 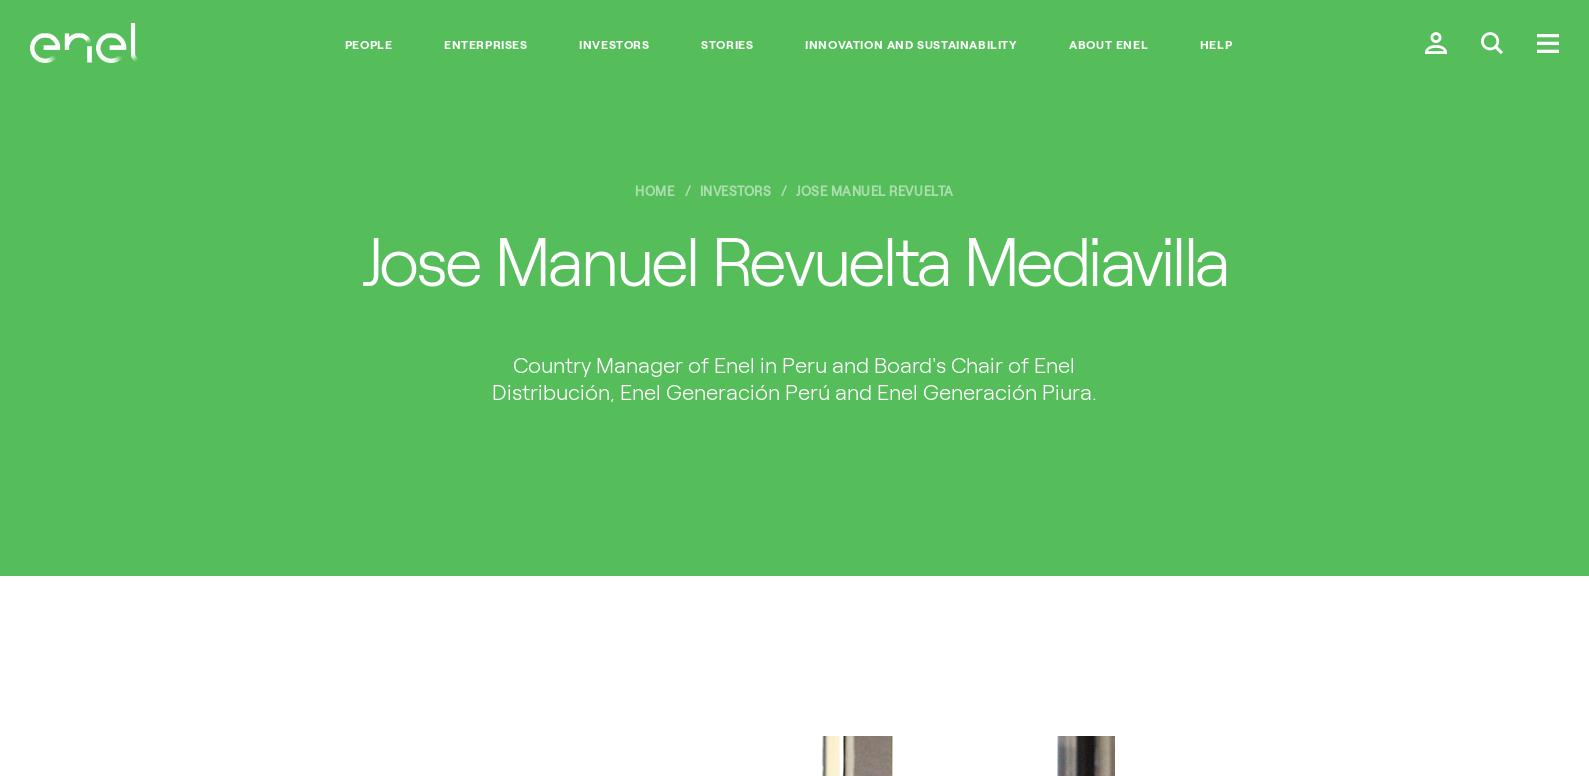 What do you see at coordinates (485, 45) in the screenshot?
I see `'Enterprises'` at bounding box center [485, 45].